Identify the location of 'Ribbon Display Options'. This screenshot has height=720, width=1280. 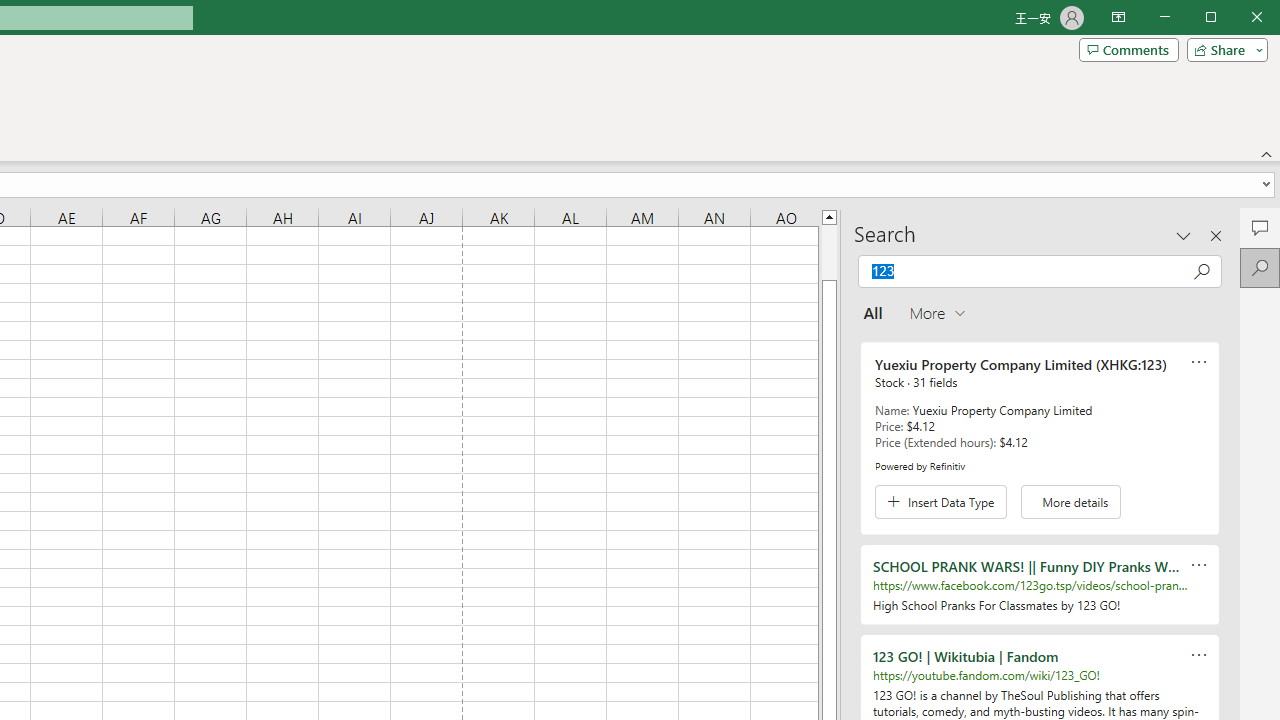
(1117, 18).